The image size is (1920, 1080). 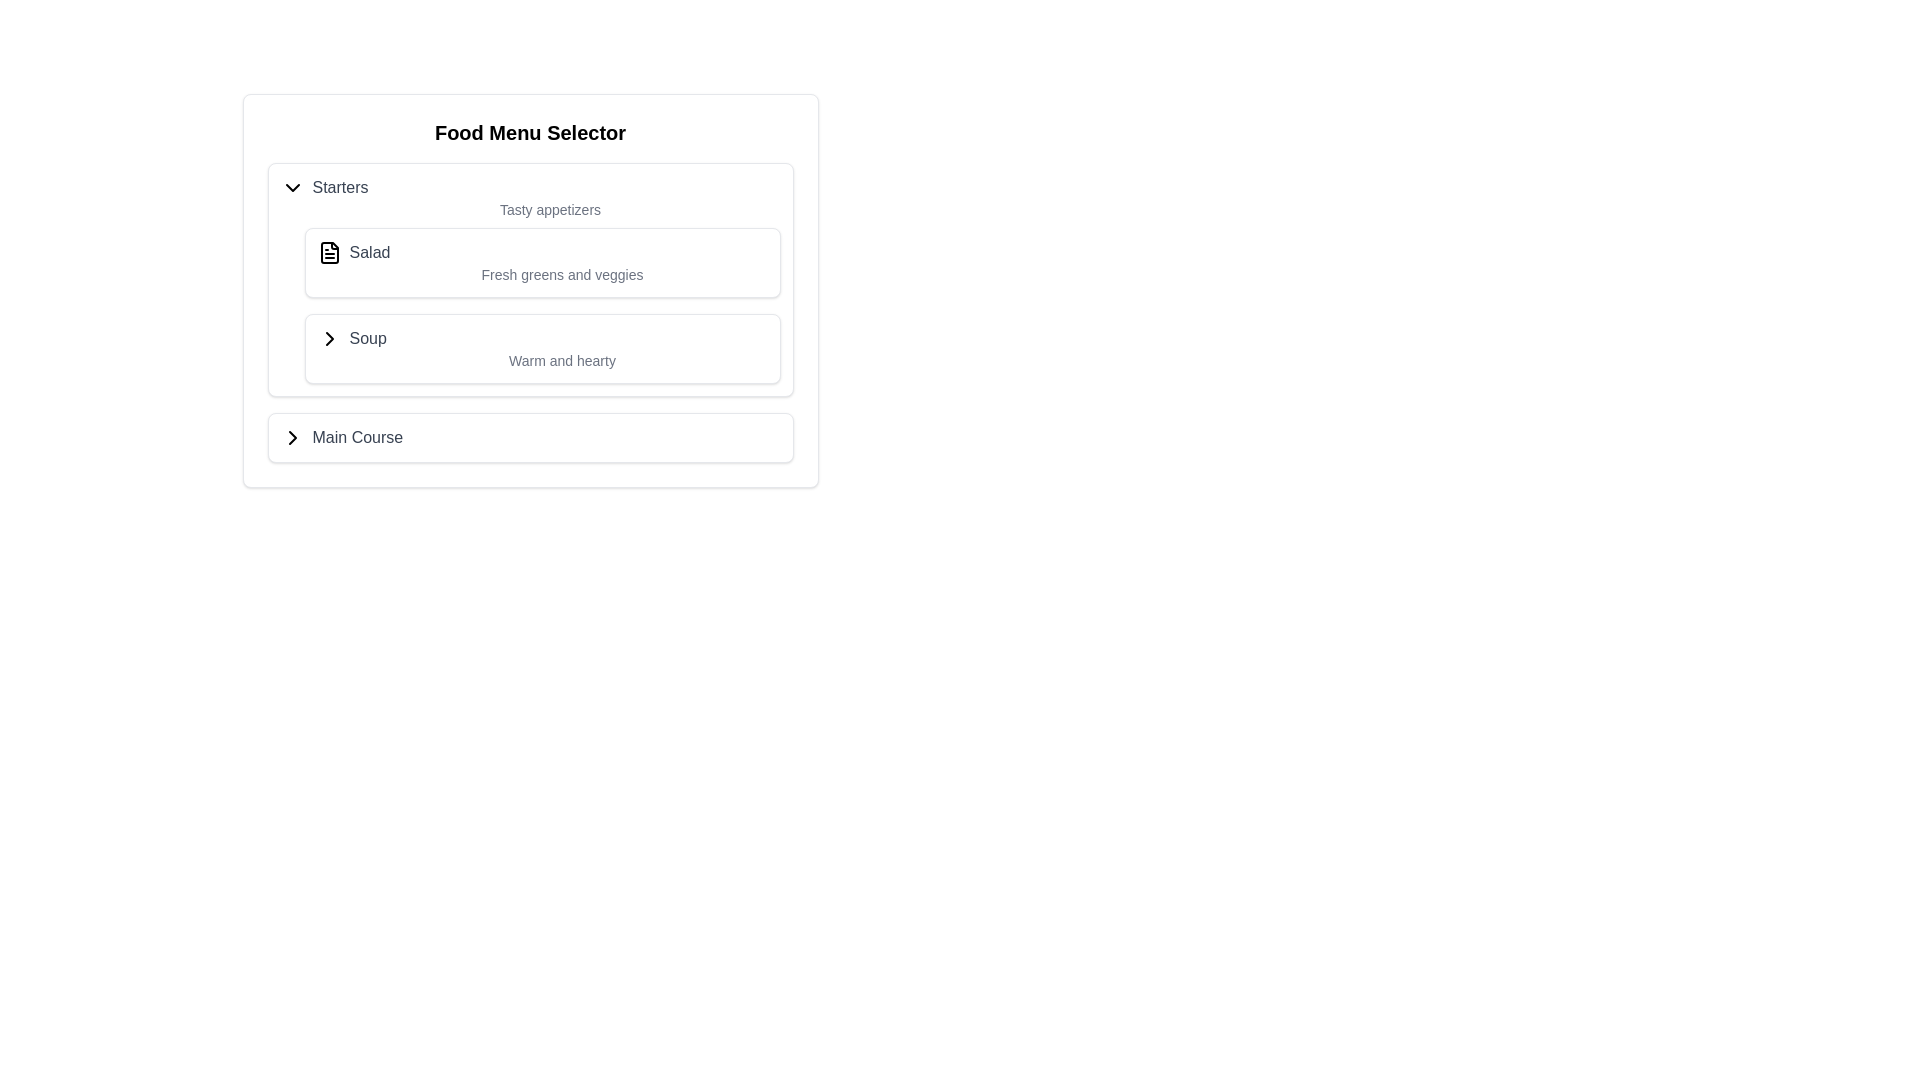 What do you see at coordinates (530, 437) in the screenshot?
I see `on the 'Main Course' list item in the 'Food Menu Selector' interface` at bounding box center [530, 437].